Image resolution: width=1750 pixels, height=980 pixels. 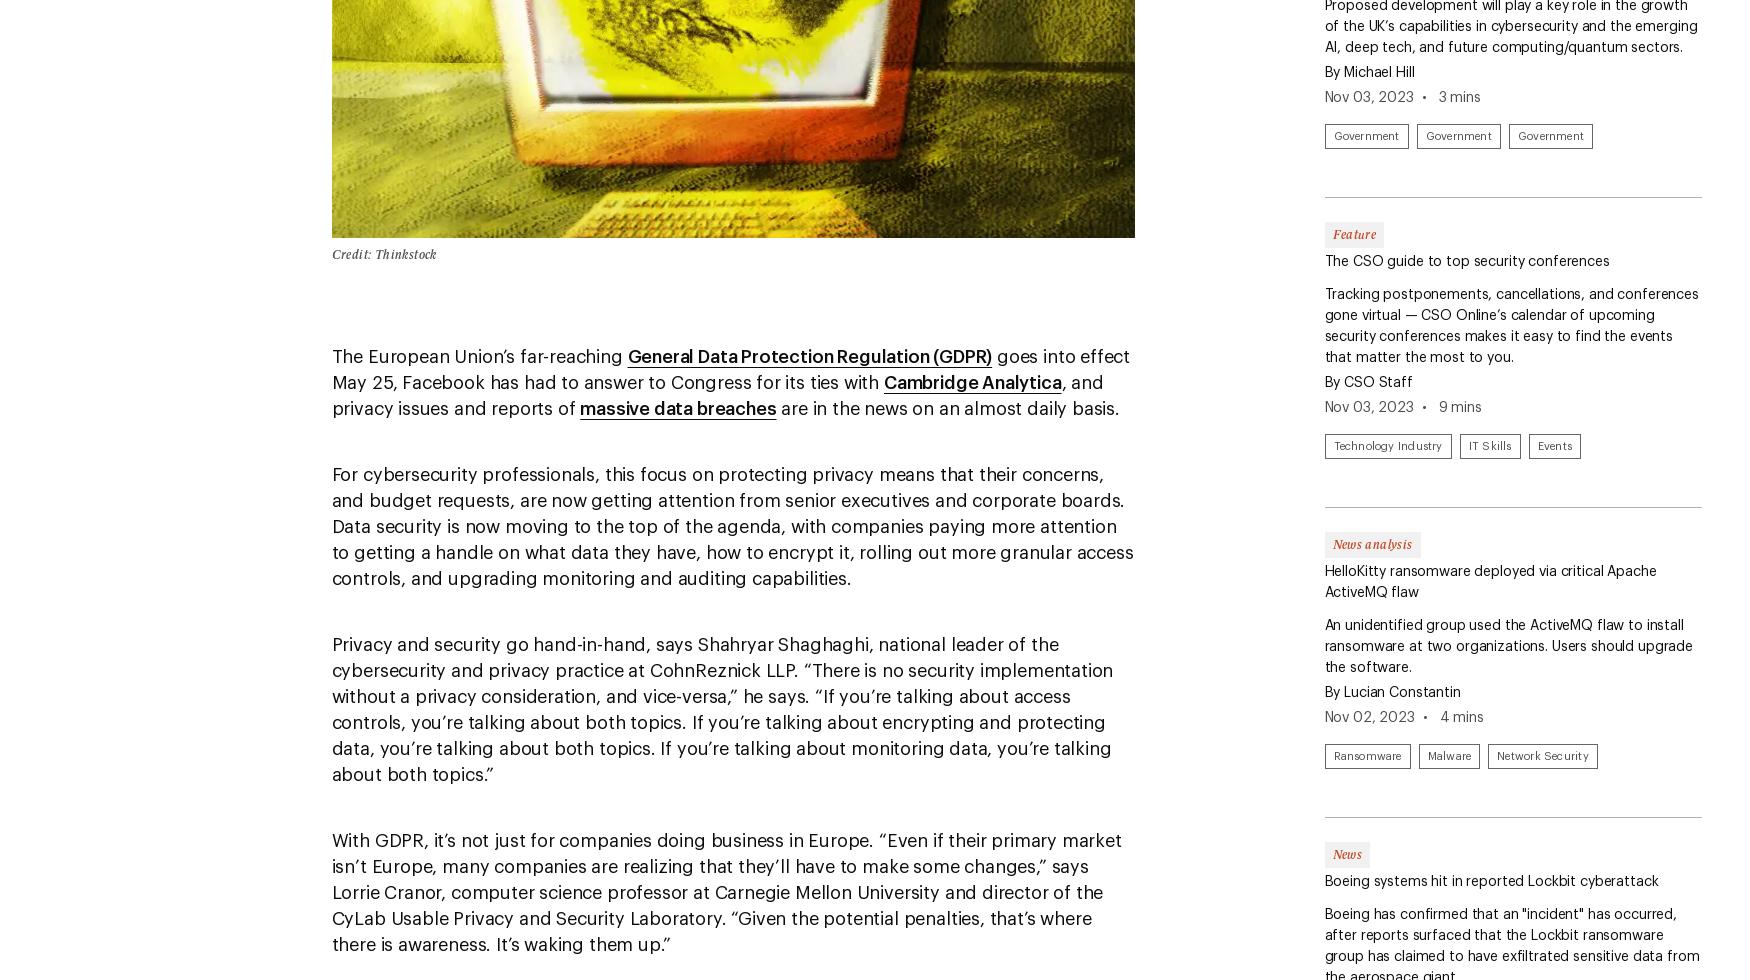 What do you see at coordinates (499, 335) in the screenshot?
I see `'Ransomware'` at bounding box center [499, 335].